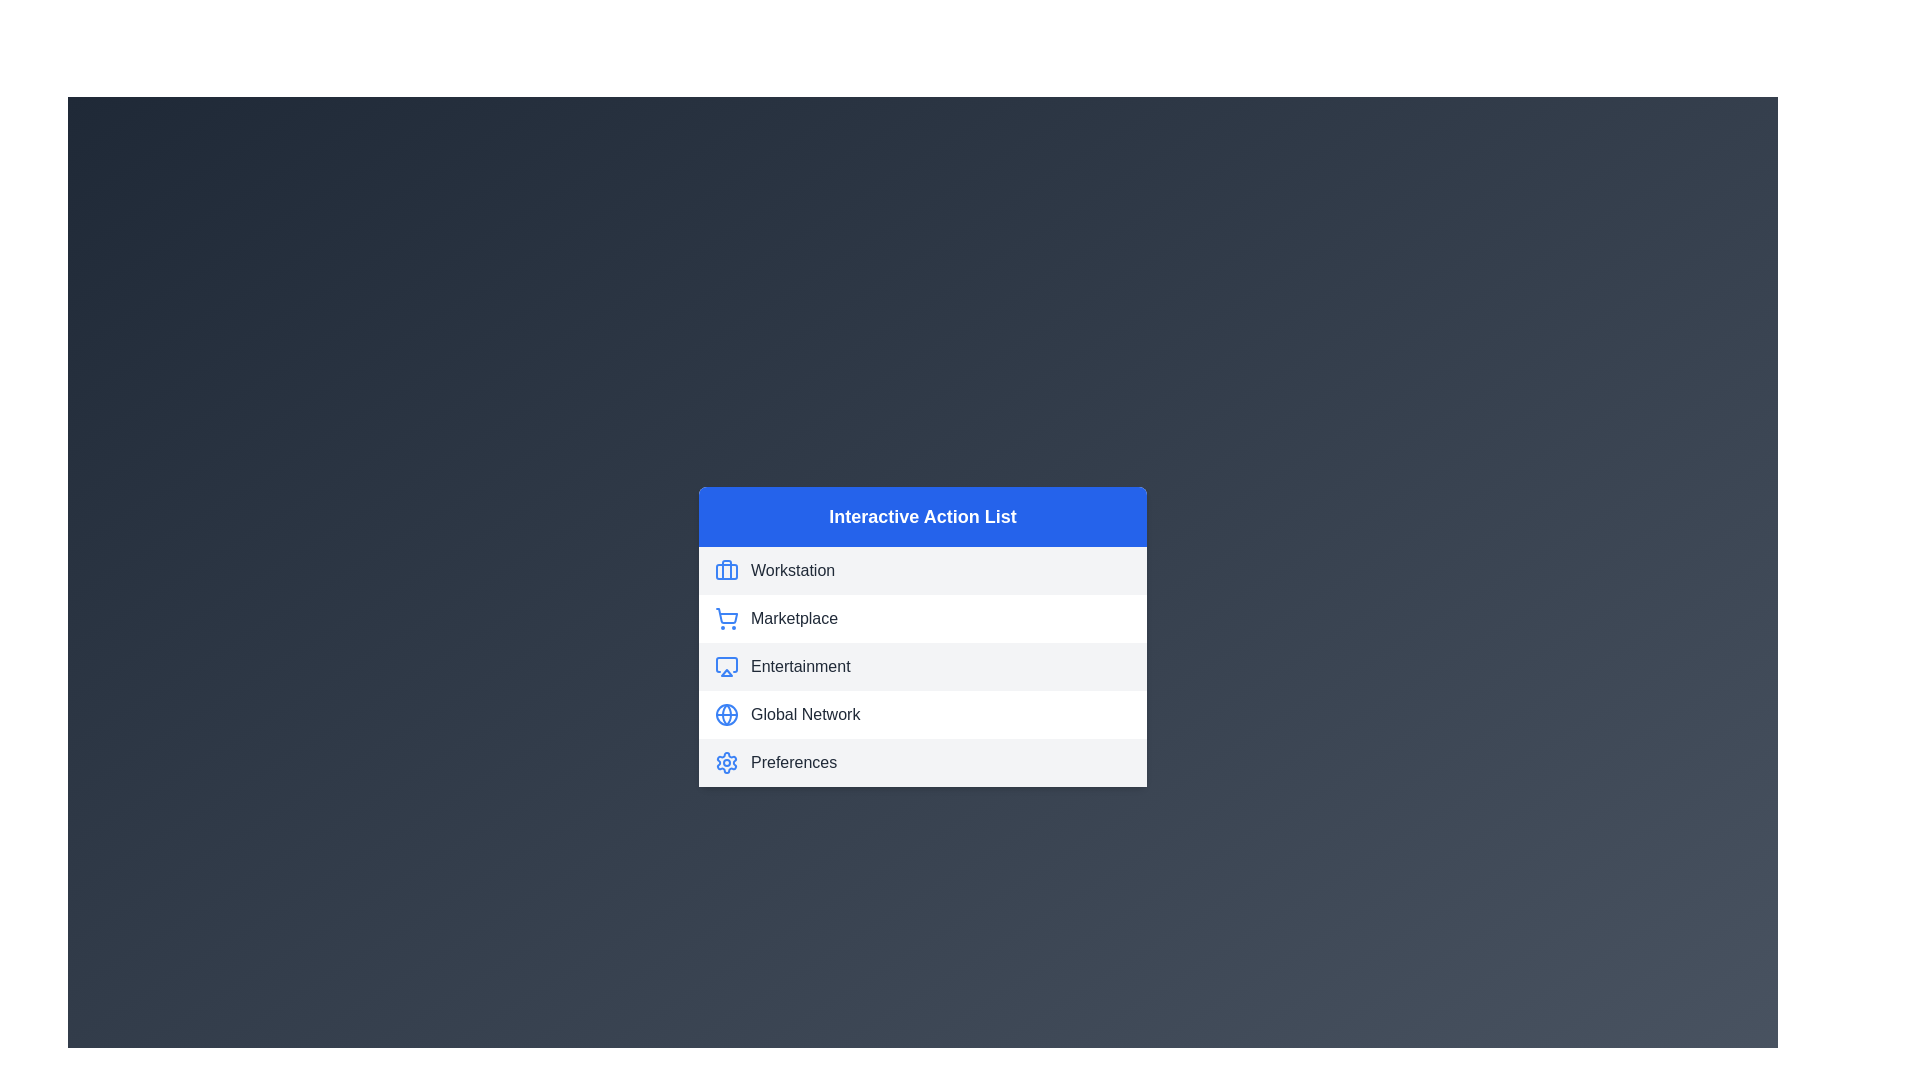 This screenshot has height=1080, width=1920. What do you see at coordinates (725, 570) in the screenshot?
I see `the inner rectangular decorative part of the briefcase icon, which visually represents the 'Workstation' label and is located at the top of the menu list` at bounding box center [725, 570].